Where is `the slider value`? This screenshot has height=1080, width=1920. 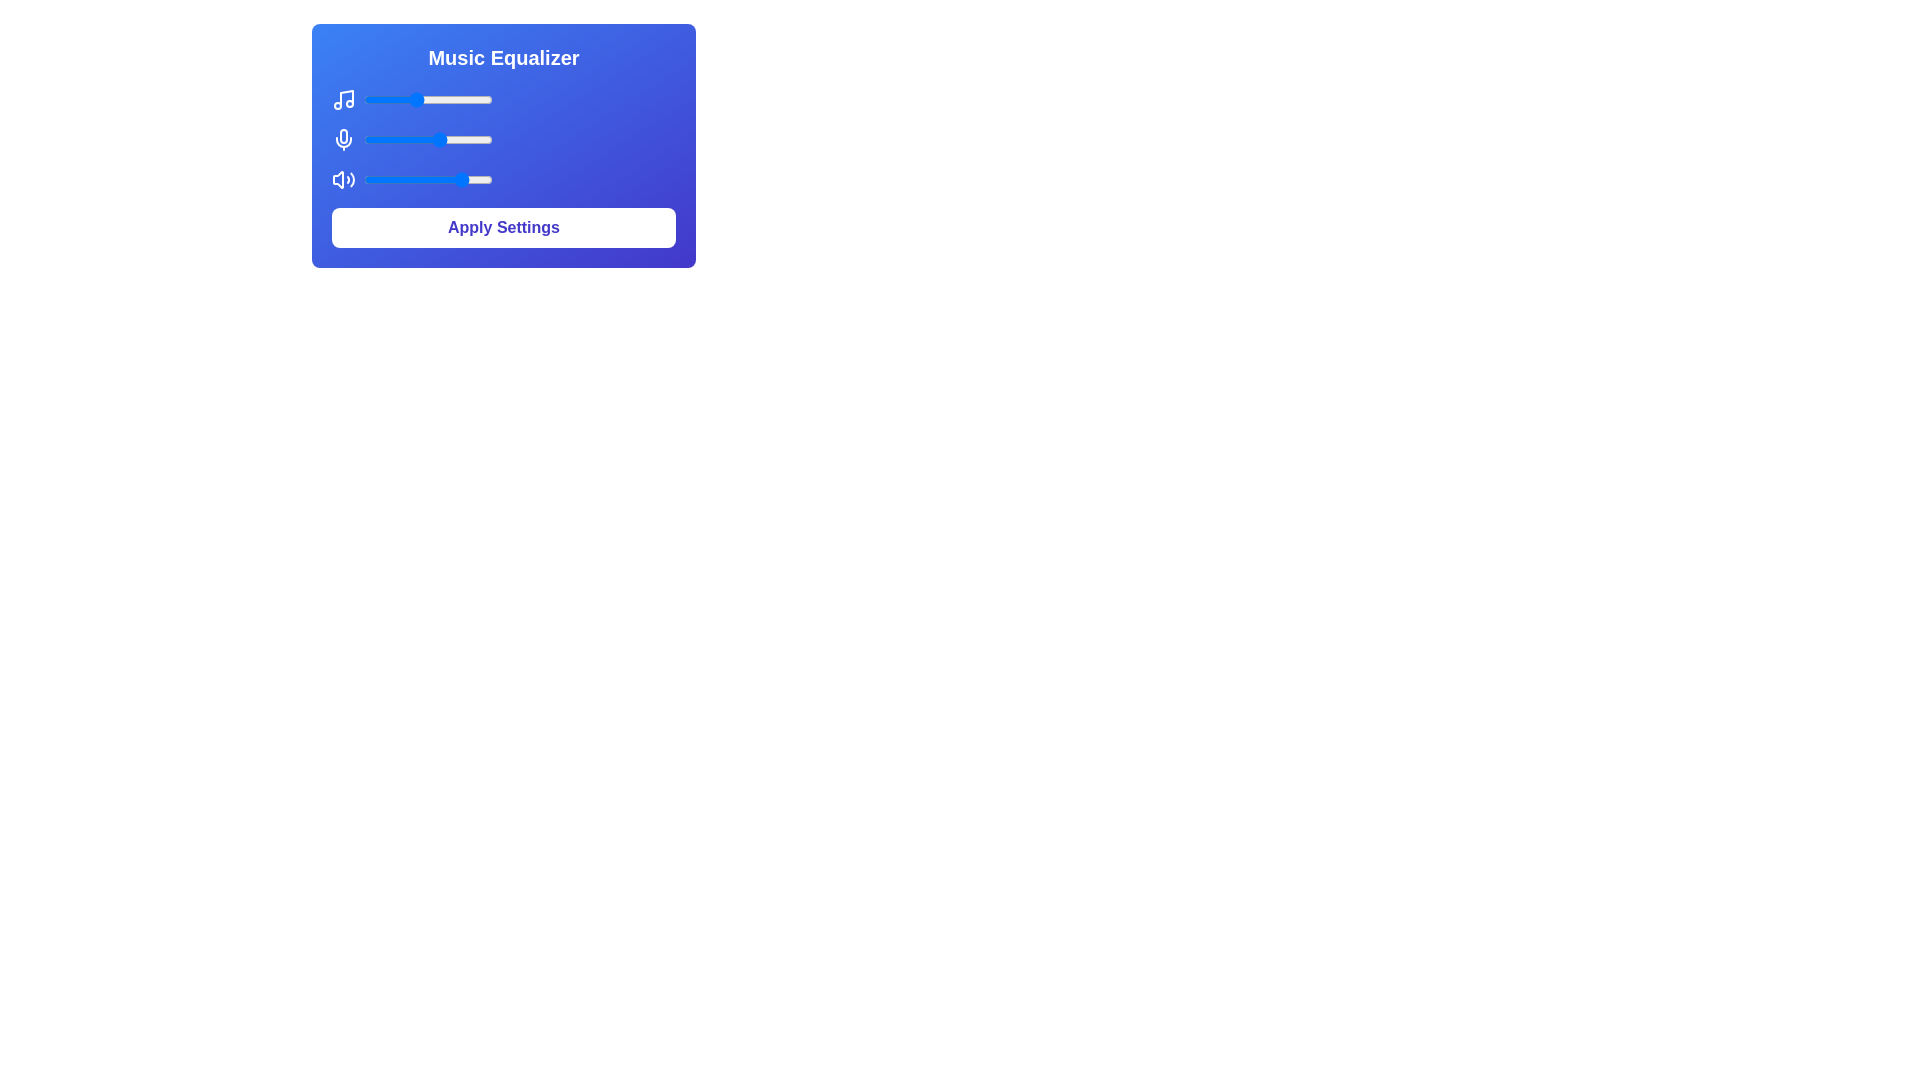
the slider value is located at coordinates (408, 180).